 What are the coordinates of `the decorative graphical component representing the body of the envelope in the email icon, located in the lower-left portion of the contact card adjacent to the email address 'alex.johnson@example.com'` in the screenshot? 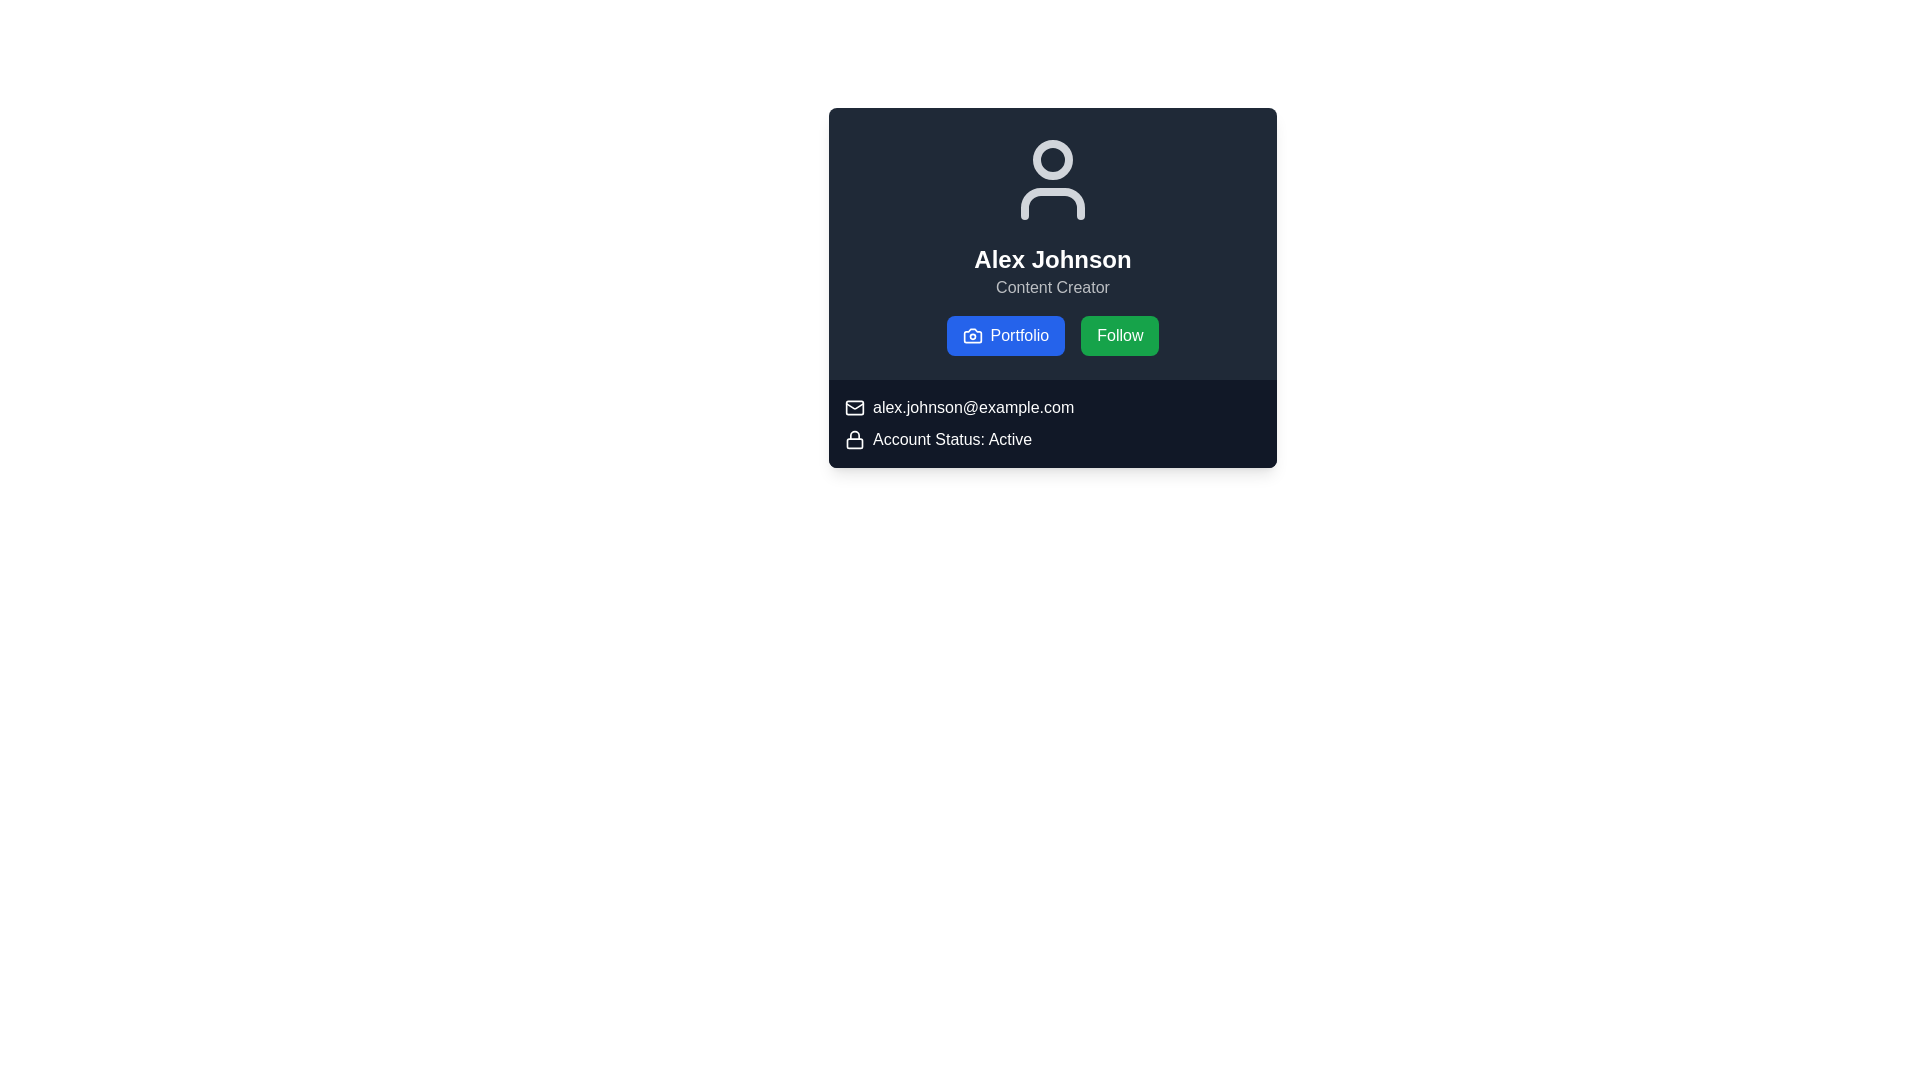 It's located at (854, 407).